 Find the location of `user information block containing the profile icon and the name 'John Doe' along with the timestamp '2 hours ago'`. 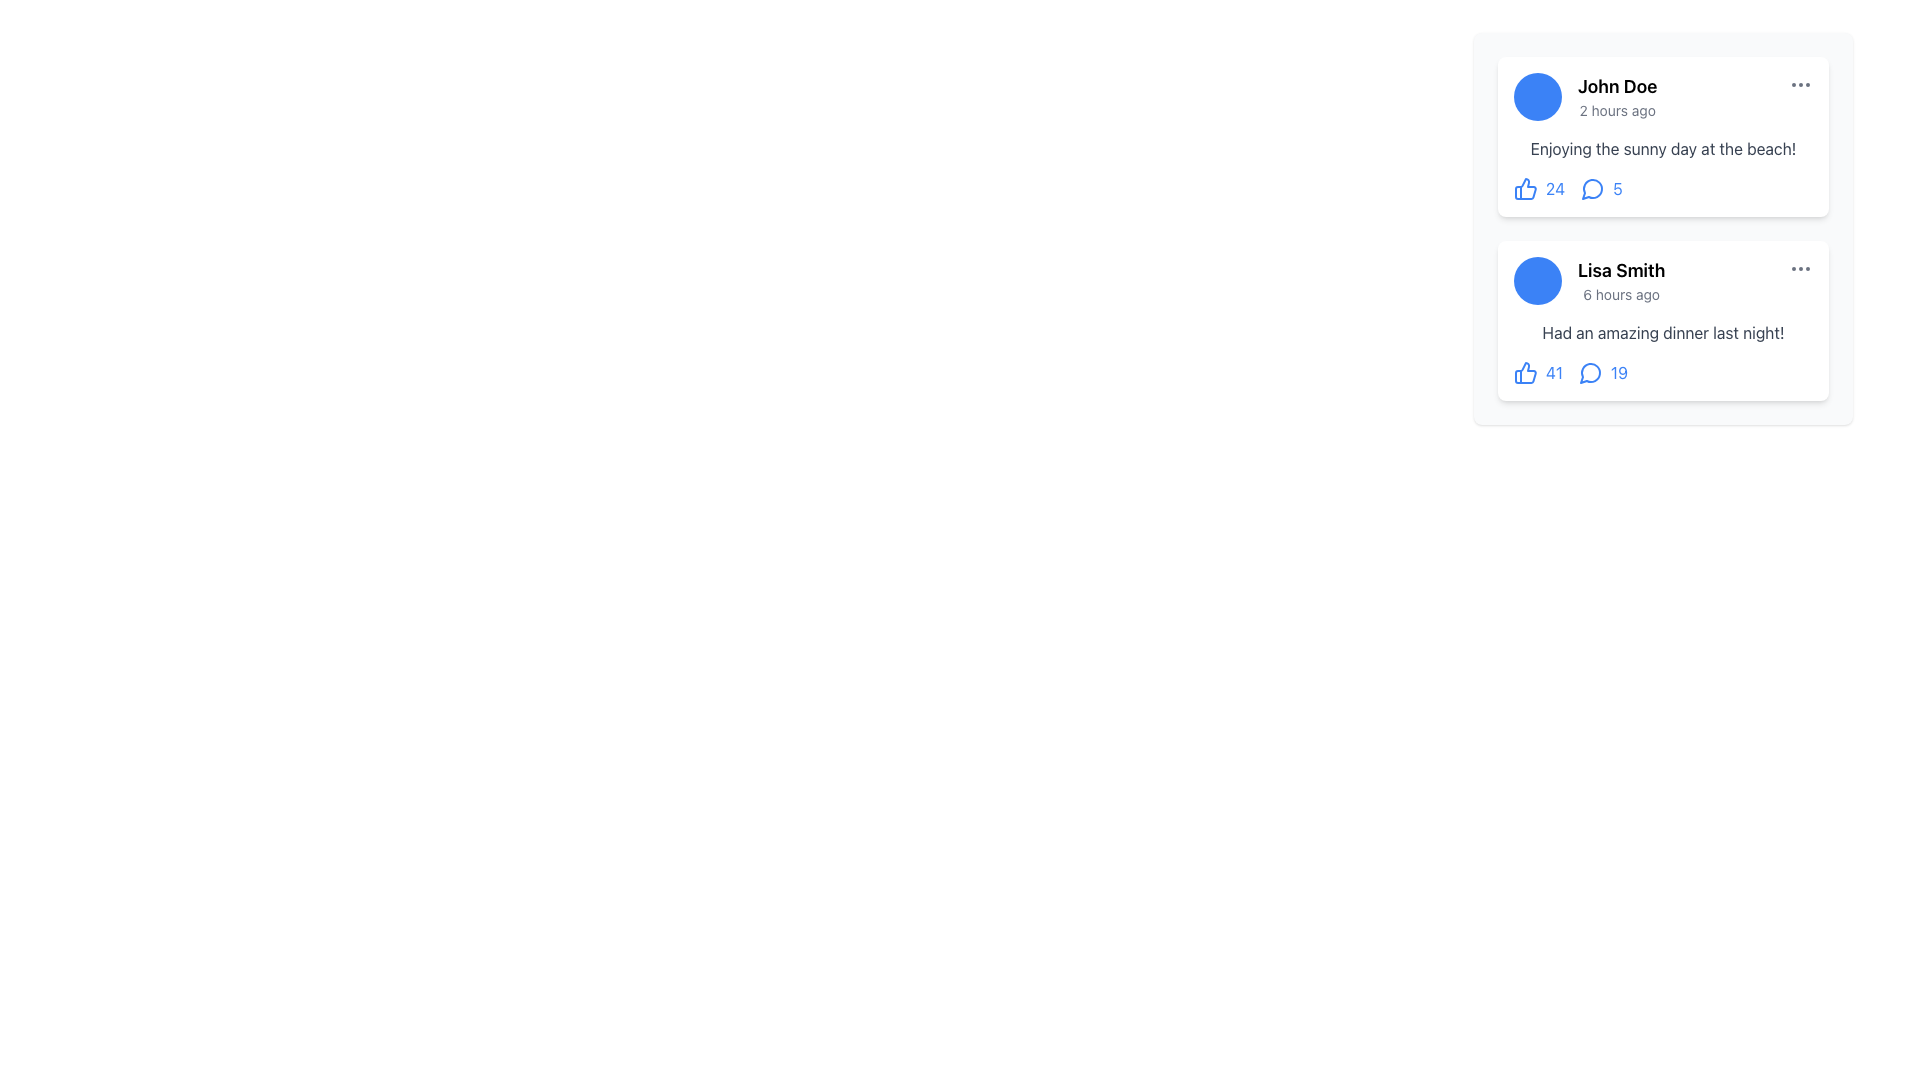

user information block containing the profile icon and the name 'John Doe' along with the timestamp '2 hours ago' is located at coordinates (1584, 96).